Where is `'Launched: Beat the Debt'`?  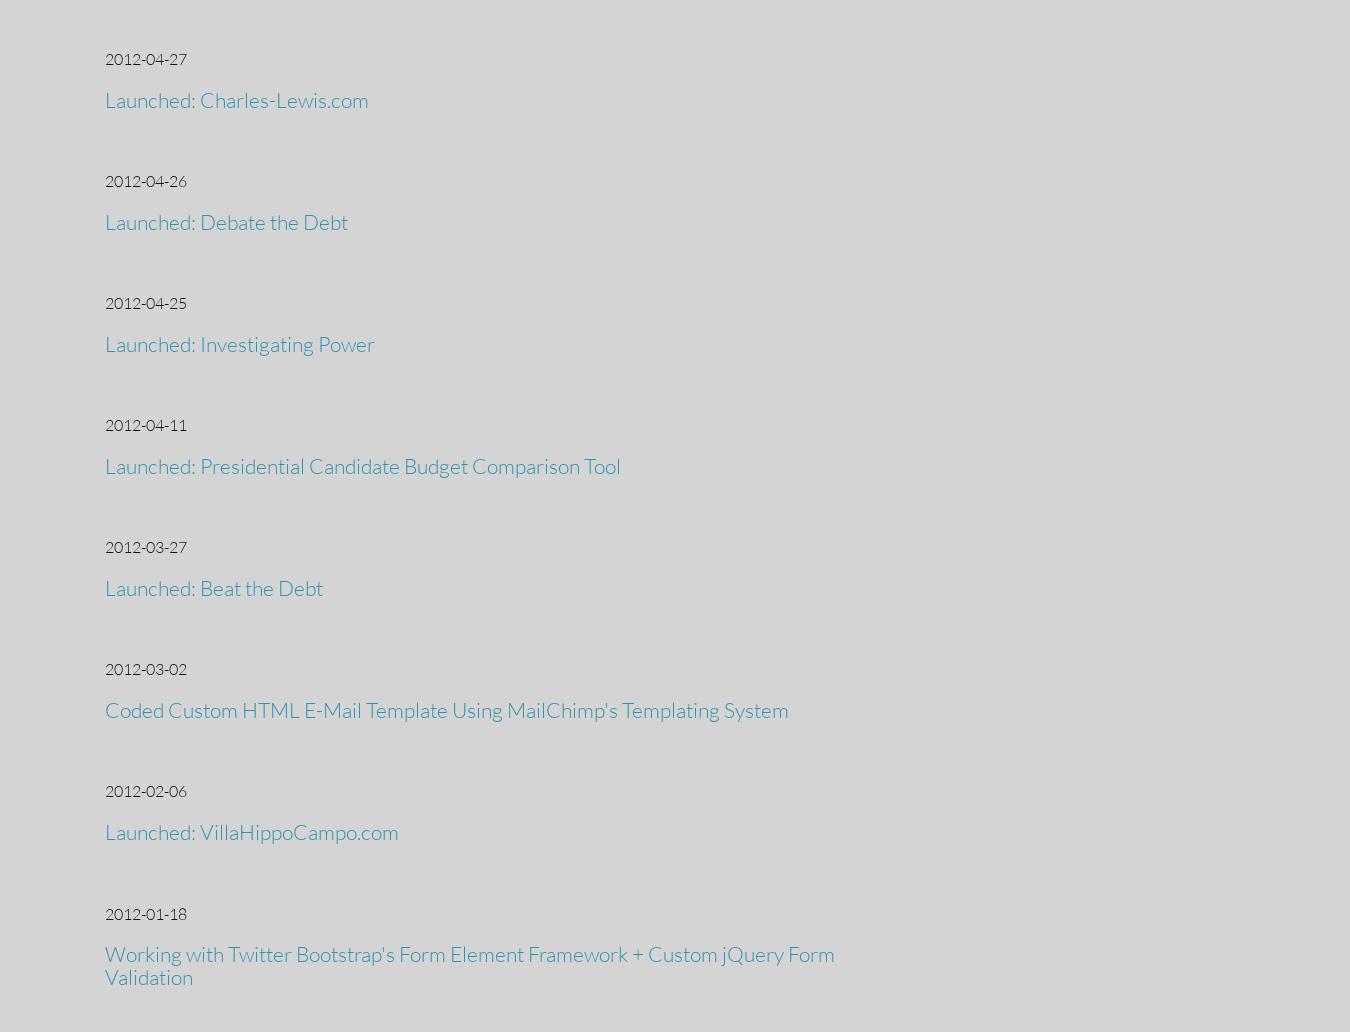
'Launched: Beat the Debt' is located at coordinates (213, 587).